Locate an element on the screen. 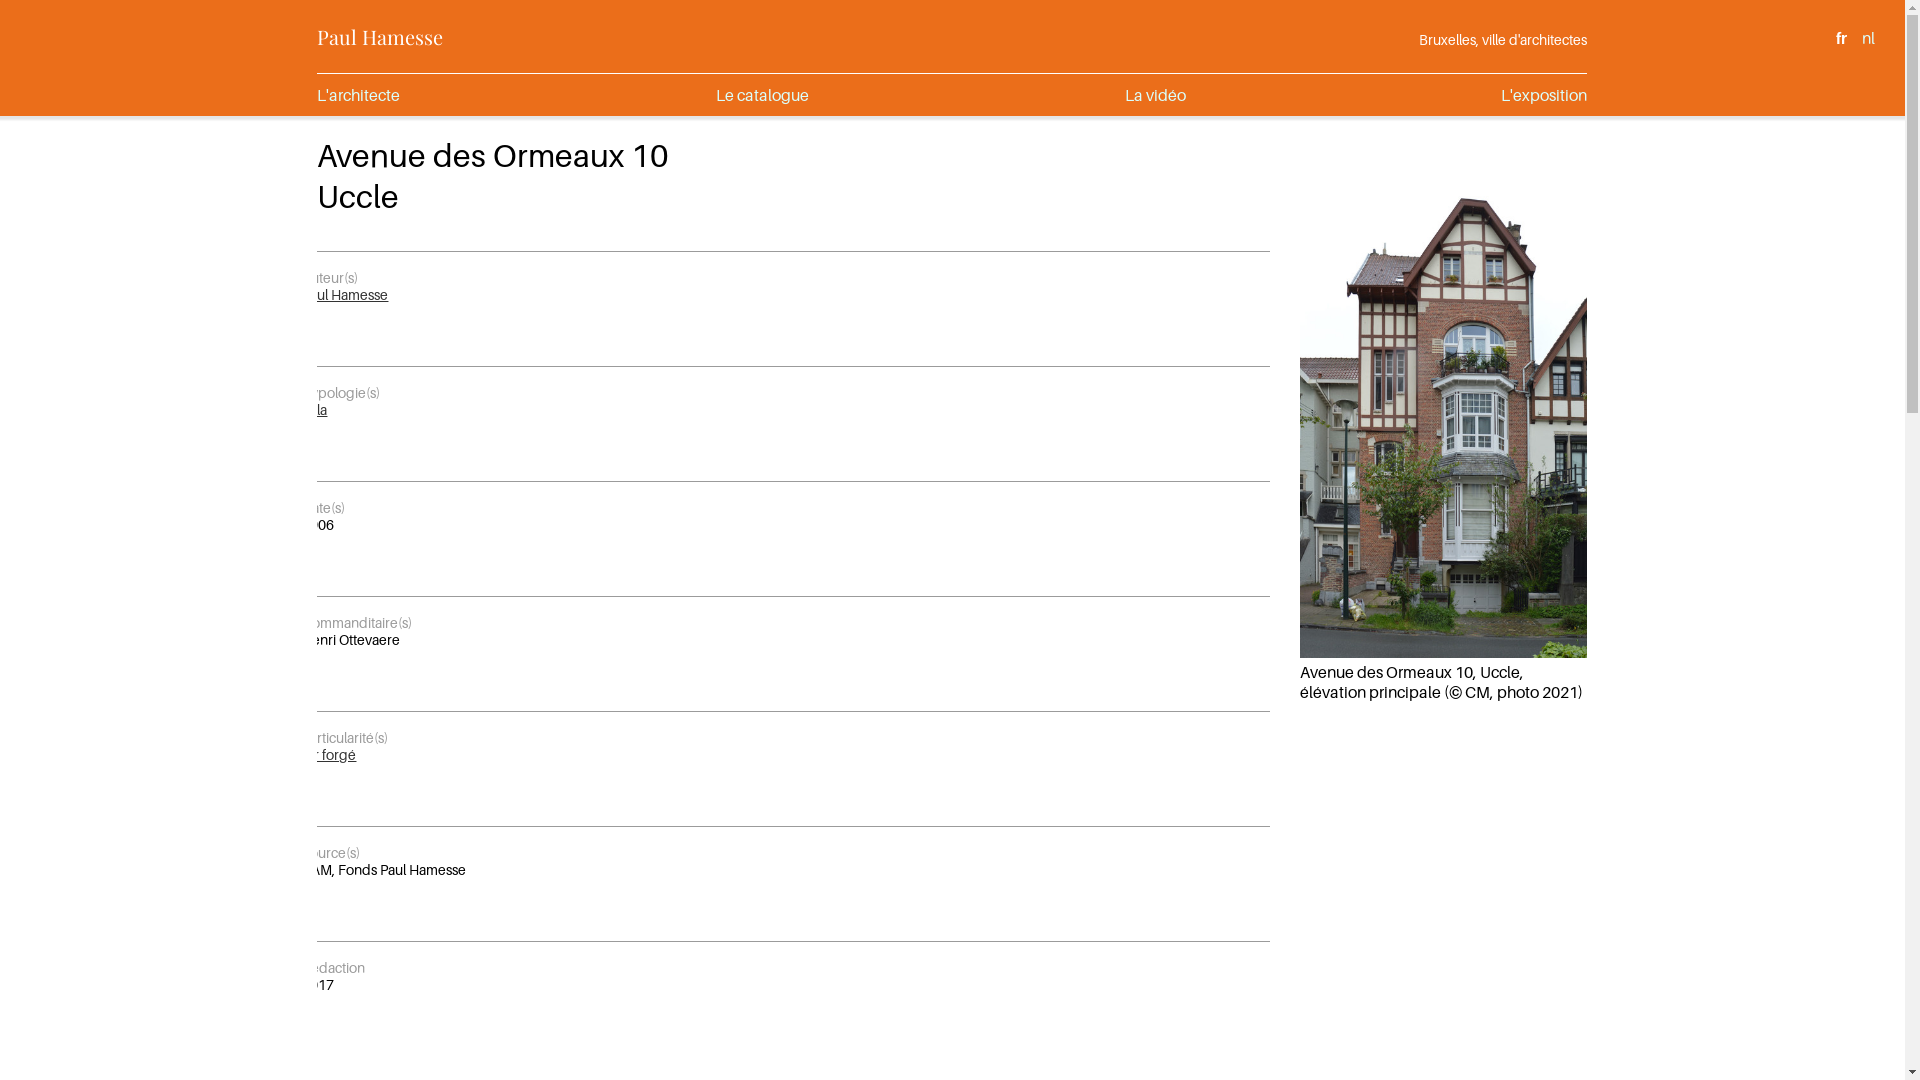  'L'architecte' is located at coordinates (358, 95).